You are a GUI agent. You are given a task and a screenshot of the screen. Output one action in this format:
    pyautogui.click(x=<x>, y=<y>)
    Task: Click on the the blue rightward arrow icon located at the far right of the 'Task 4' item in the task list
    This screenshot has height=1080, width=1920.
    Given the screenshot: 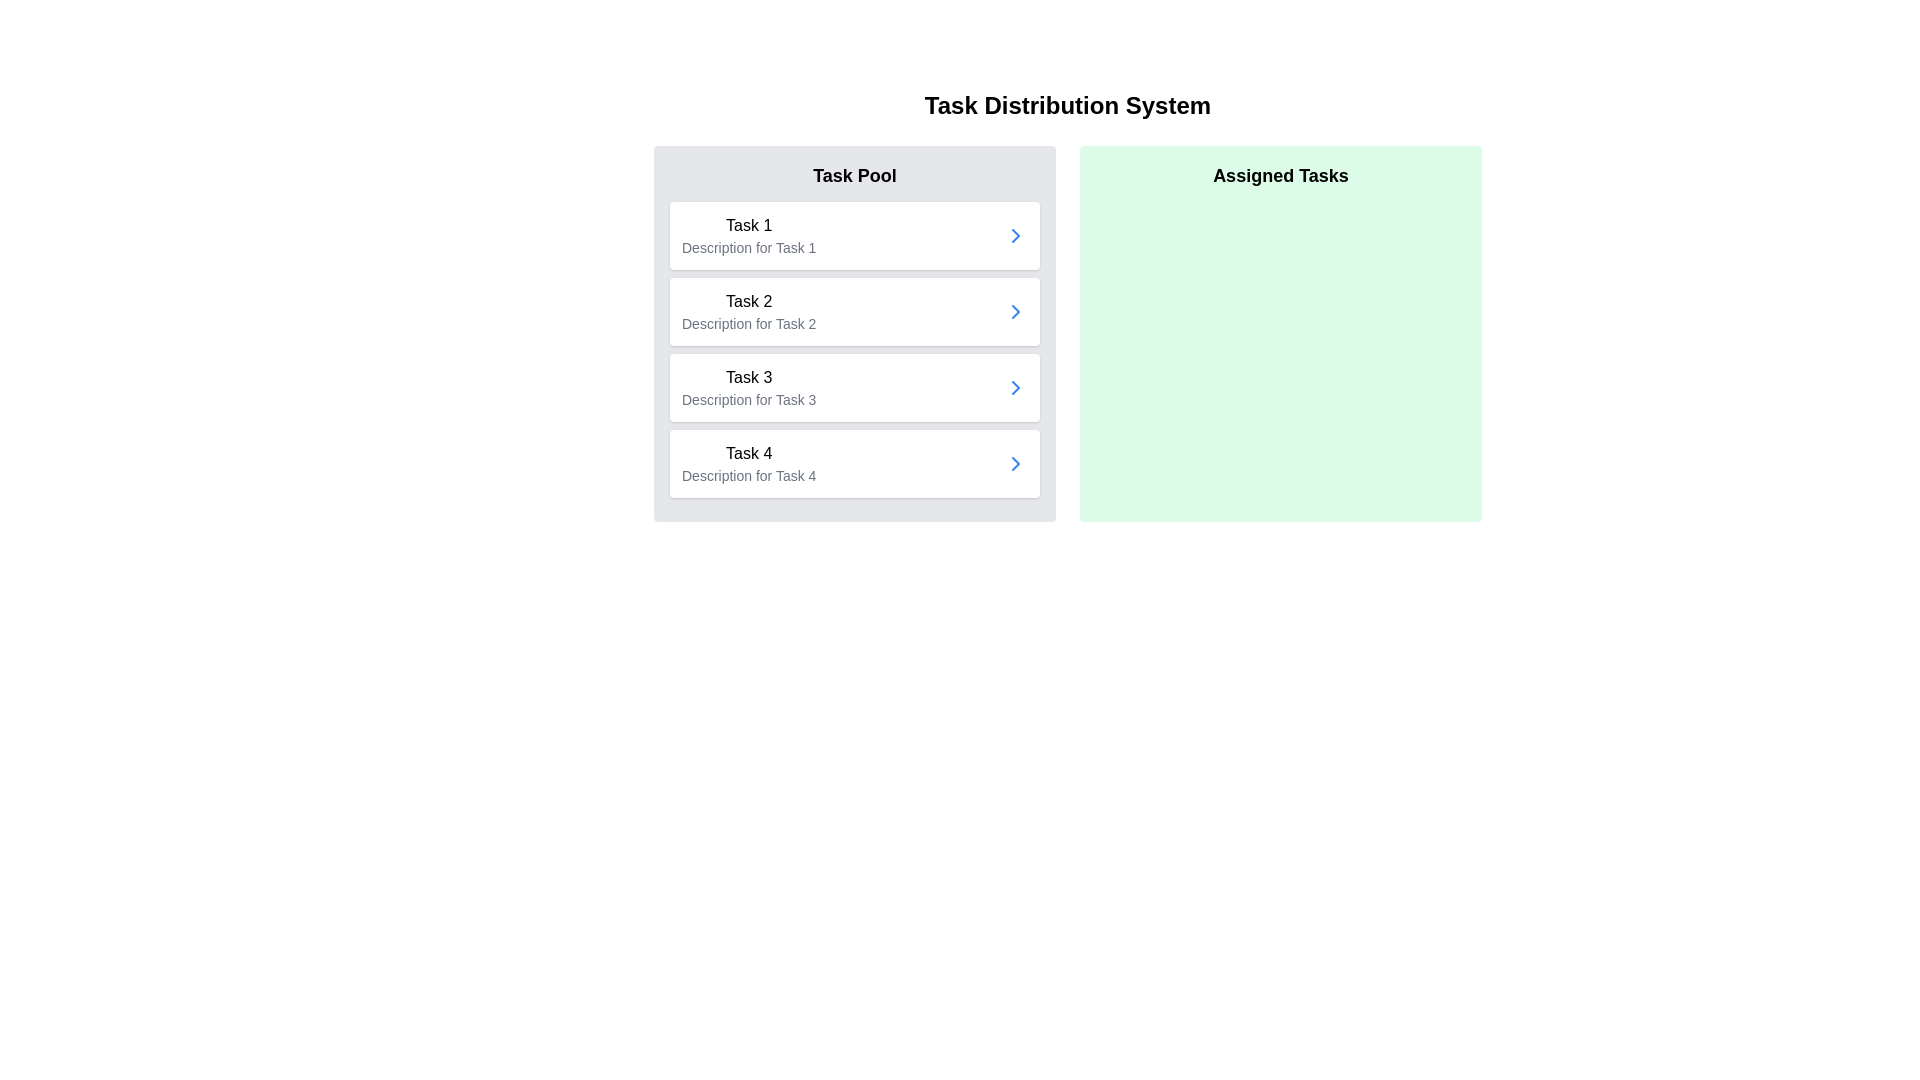 What is the action you would take?
    pyautogui.click(x=1016, y=463)
    